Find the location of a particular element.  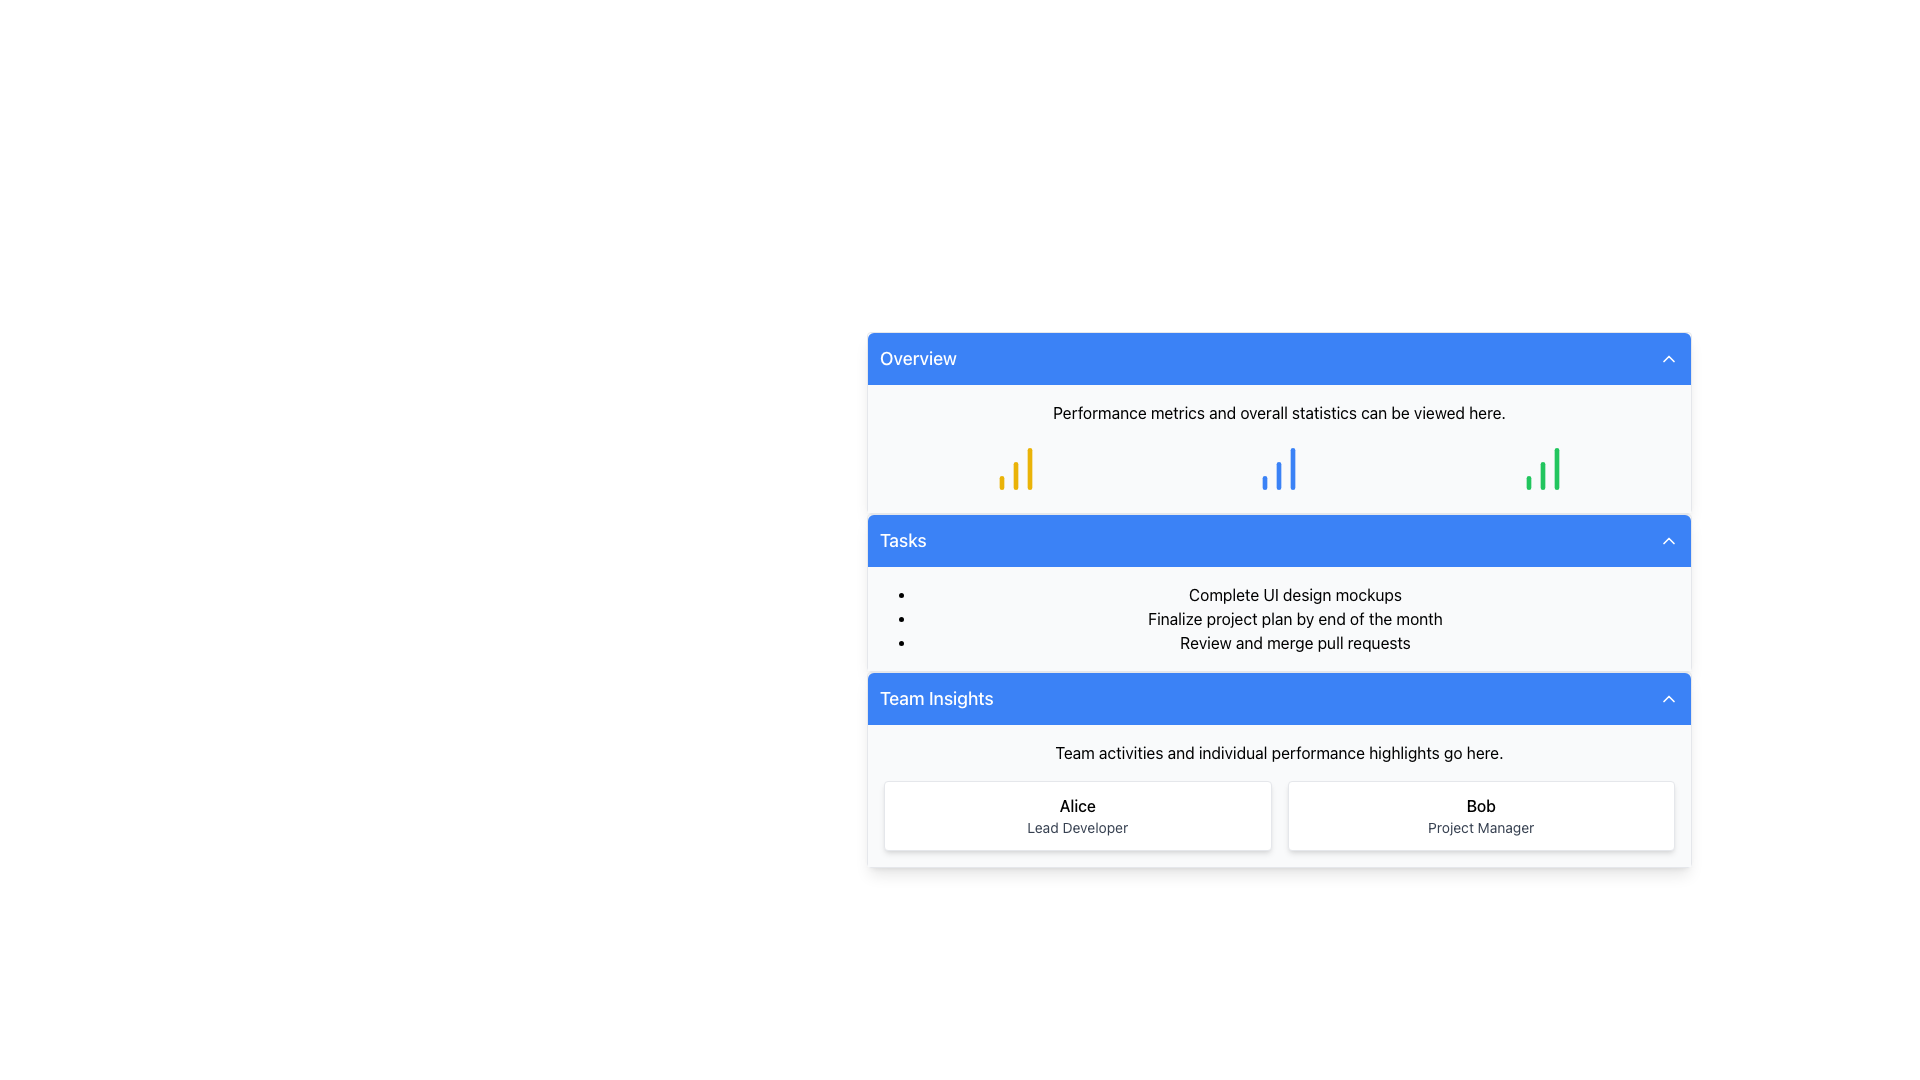

the text label displaying 'Project Manager' which is smaller and gray, located under the name 'Bob' in a card layout is located at coordinates (1481, 828).